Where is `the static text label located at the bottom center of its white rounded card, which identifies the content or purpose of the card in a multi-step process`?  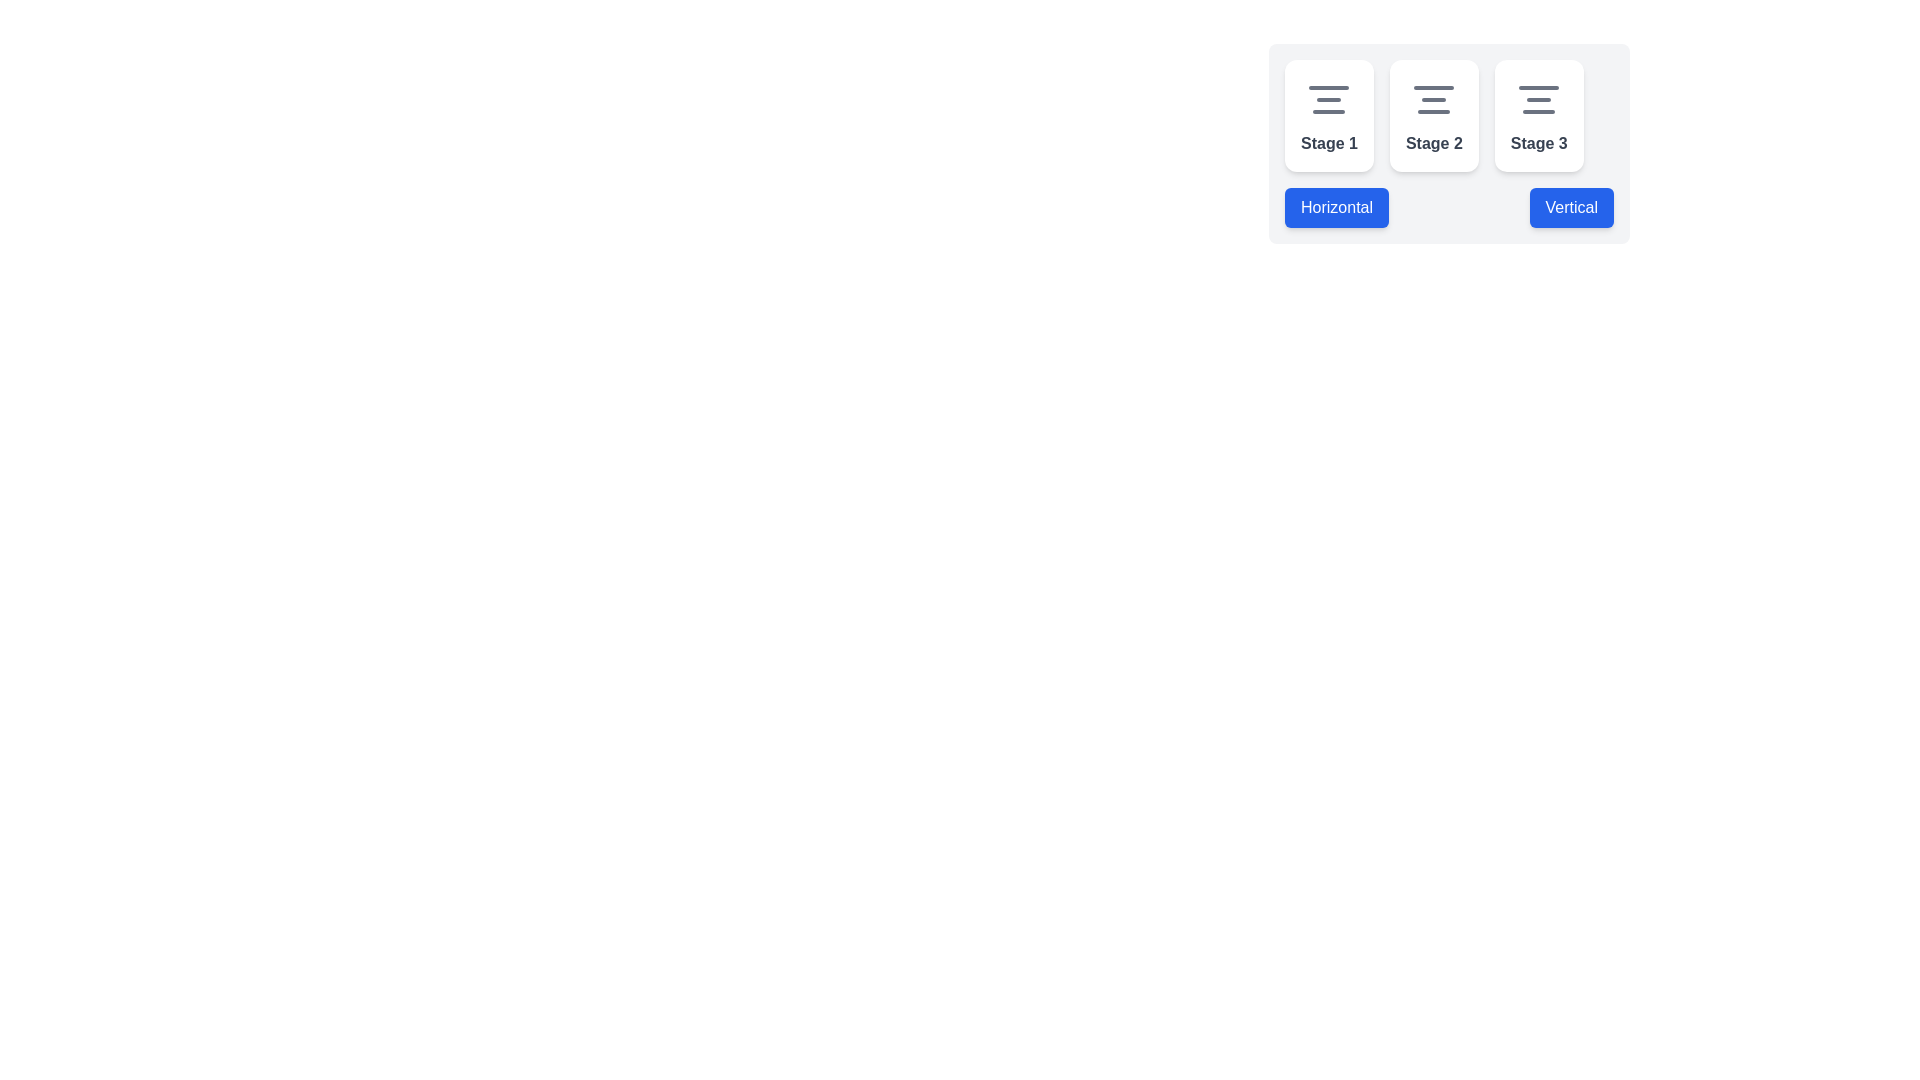
the static text label located at the bottom center of its white rounded card, which identifies the content or purpose of the card in a multi-step process is located at coordinates (1329, 142).